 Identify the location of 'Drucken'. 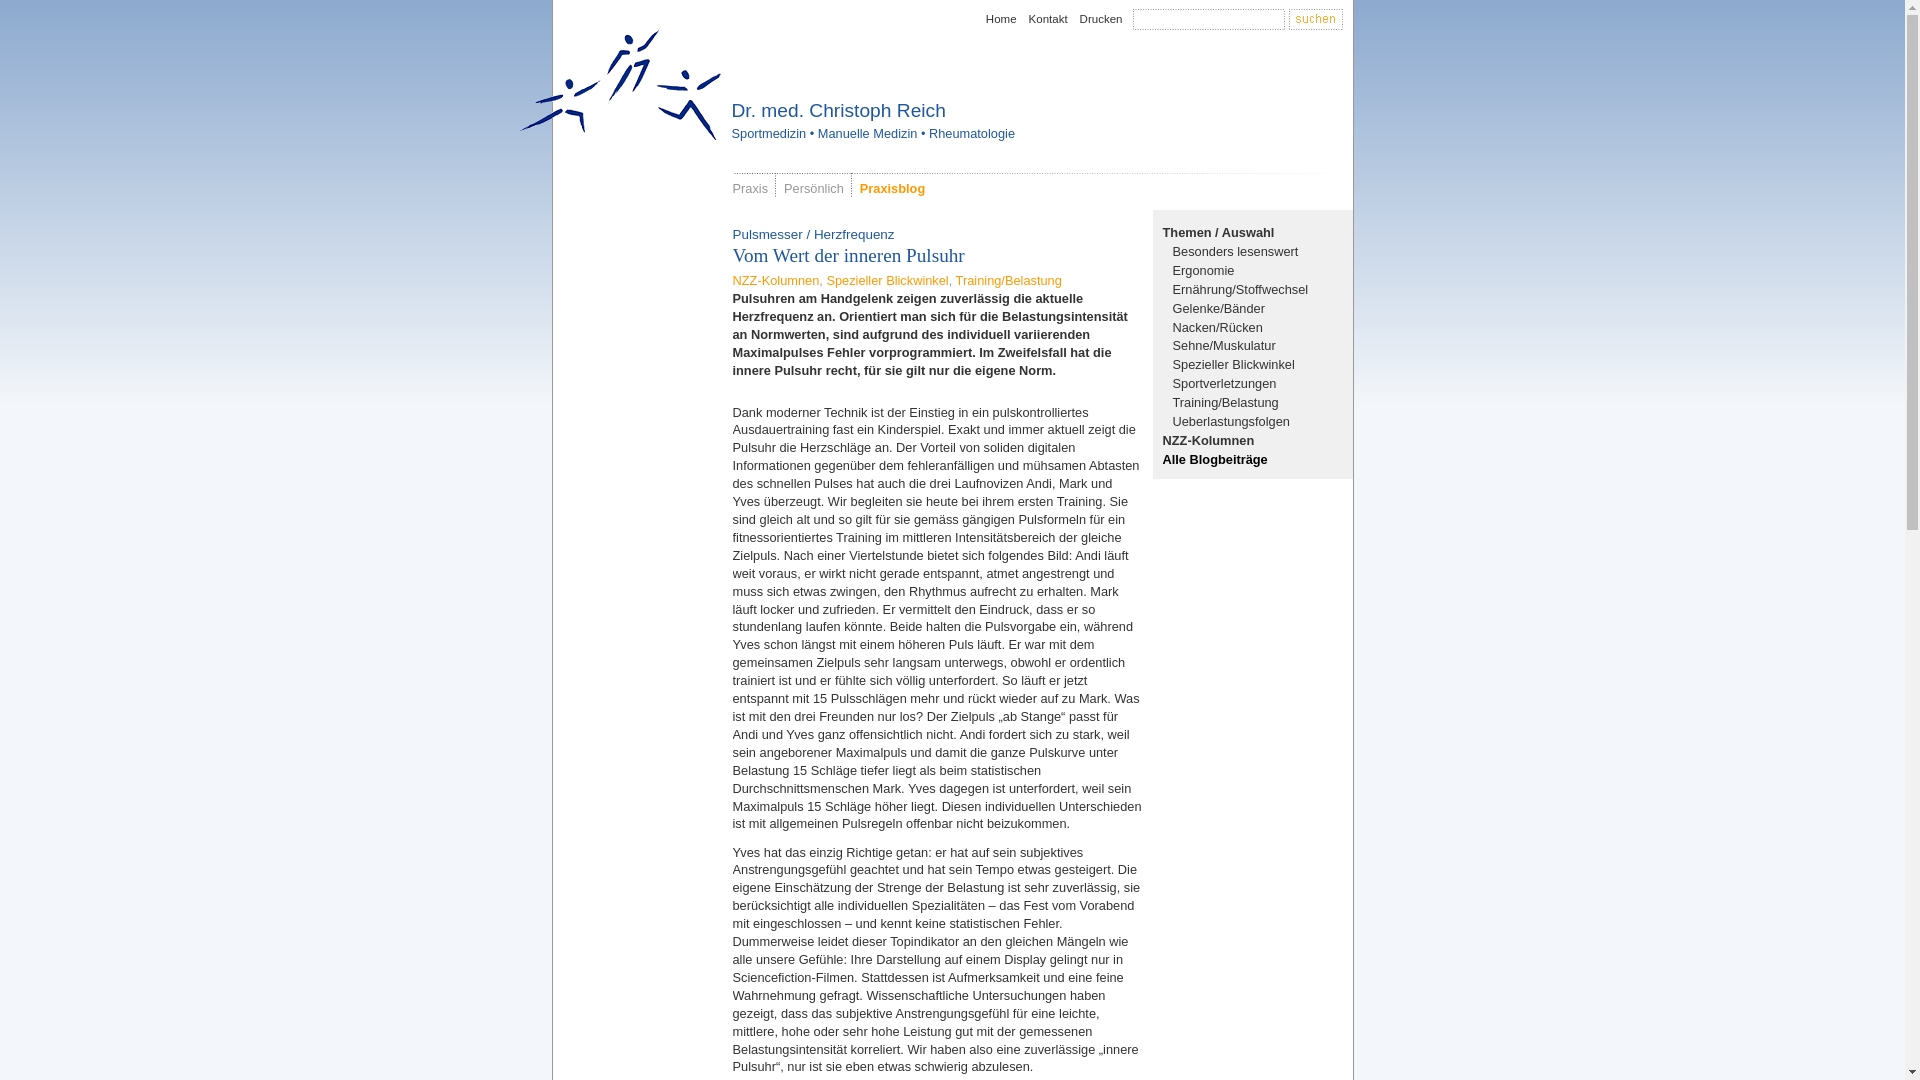
(1100, 19).